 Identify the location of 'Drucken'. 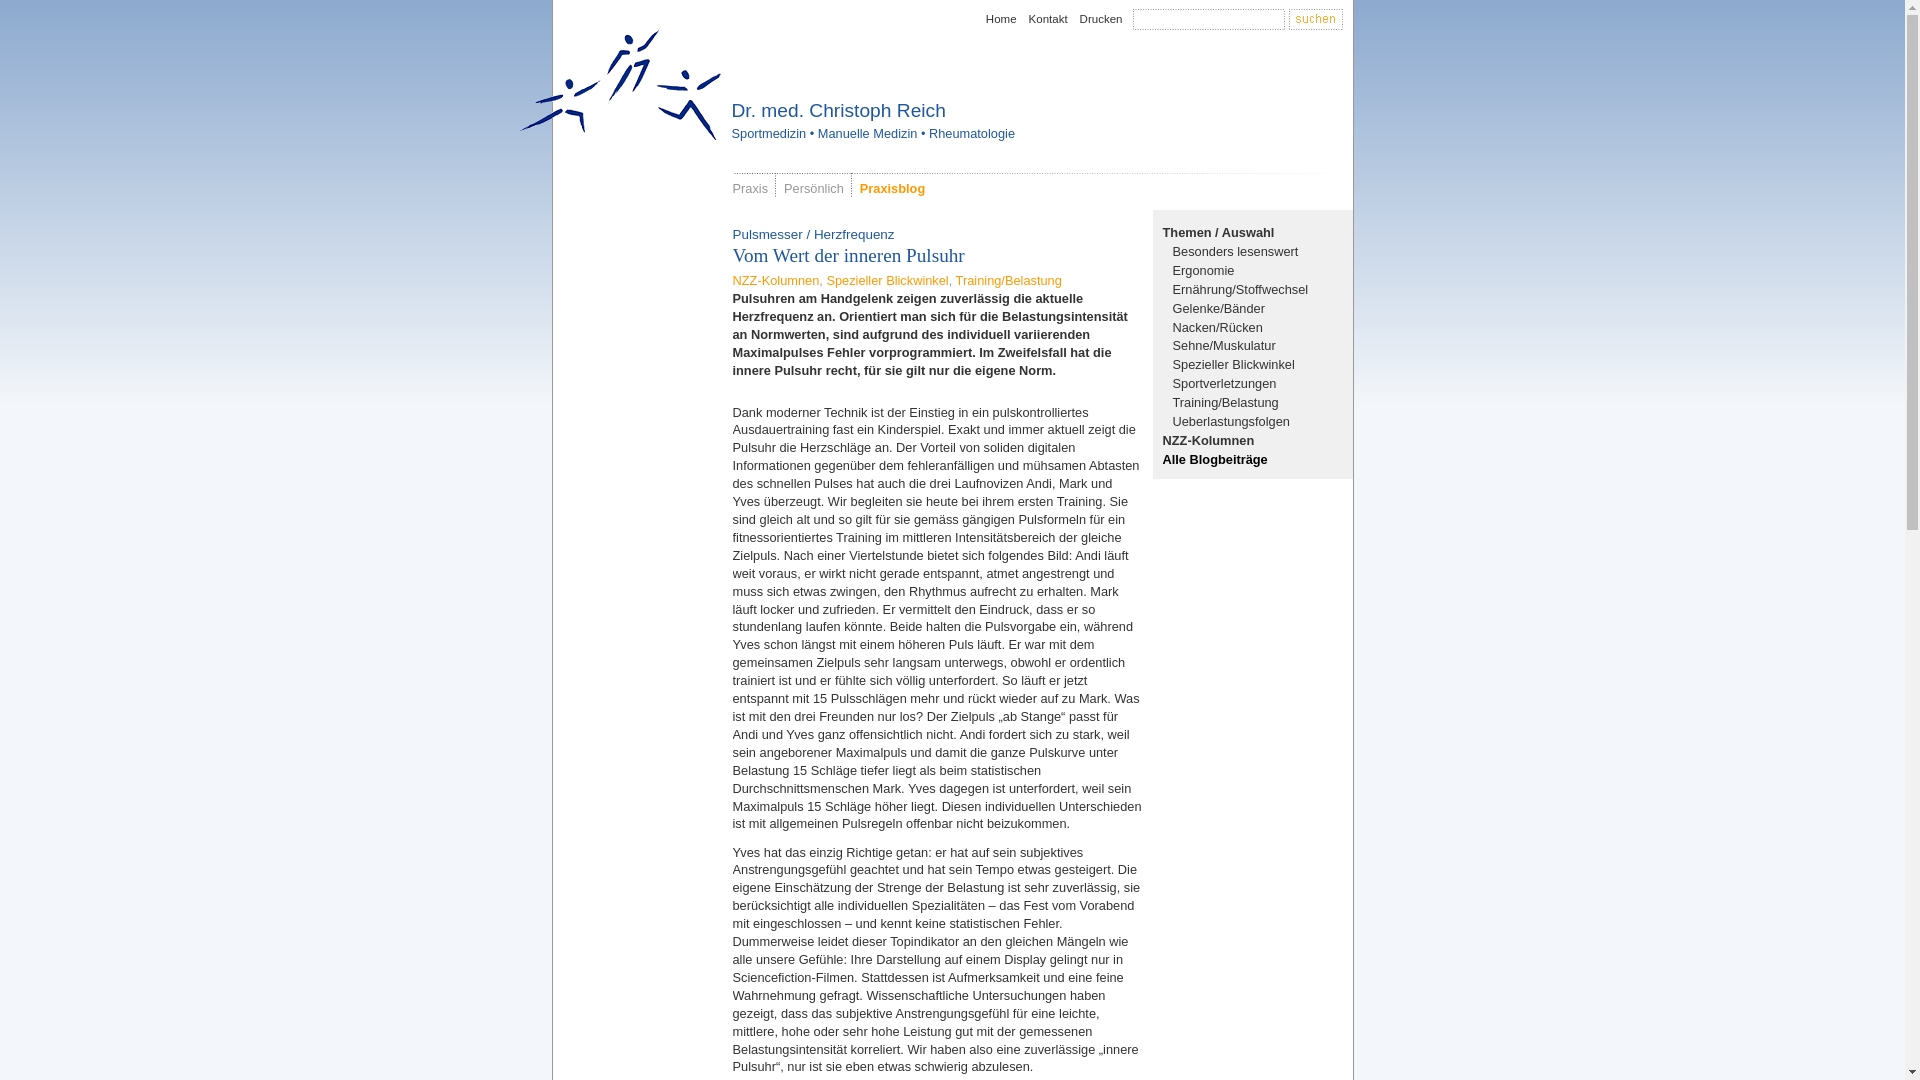
(1100, 19).